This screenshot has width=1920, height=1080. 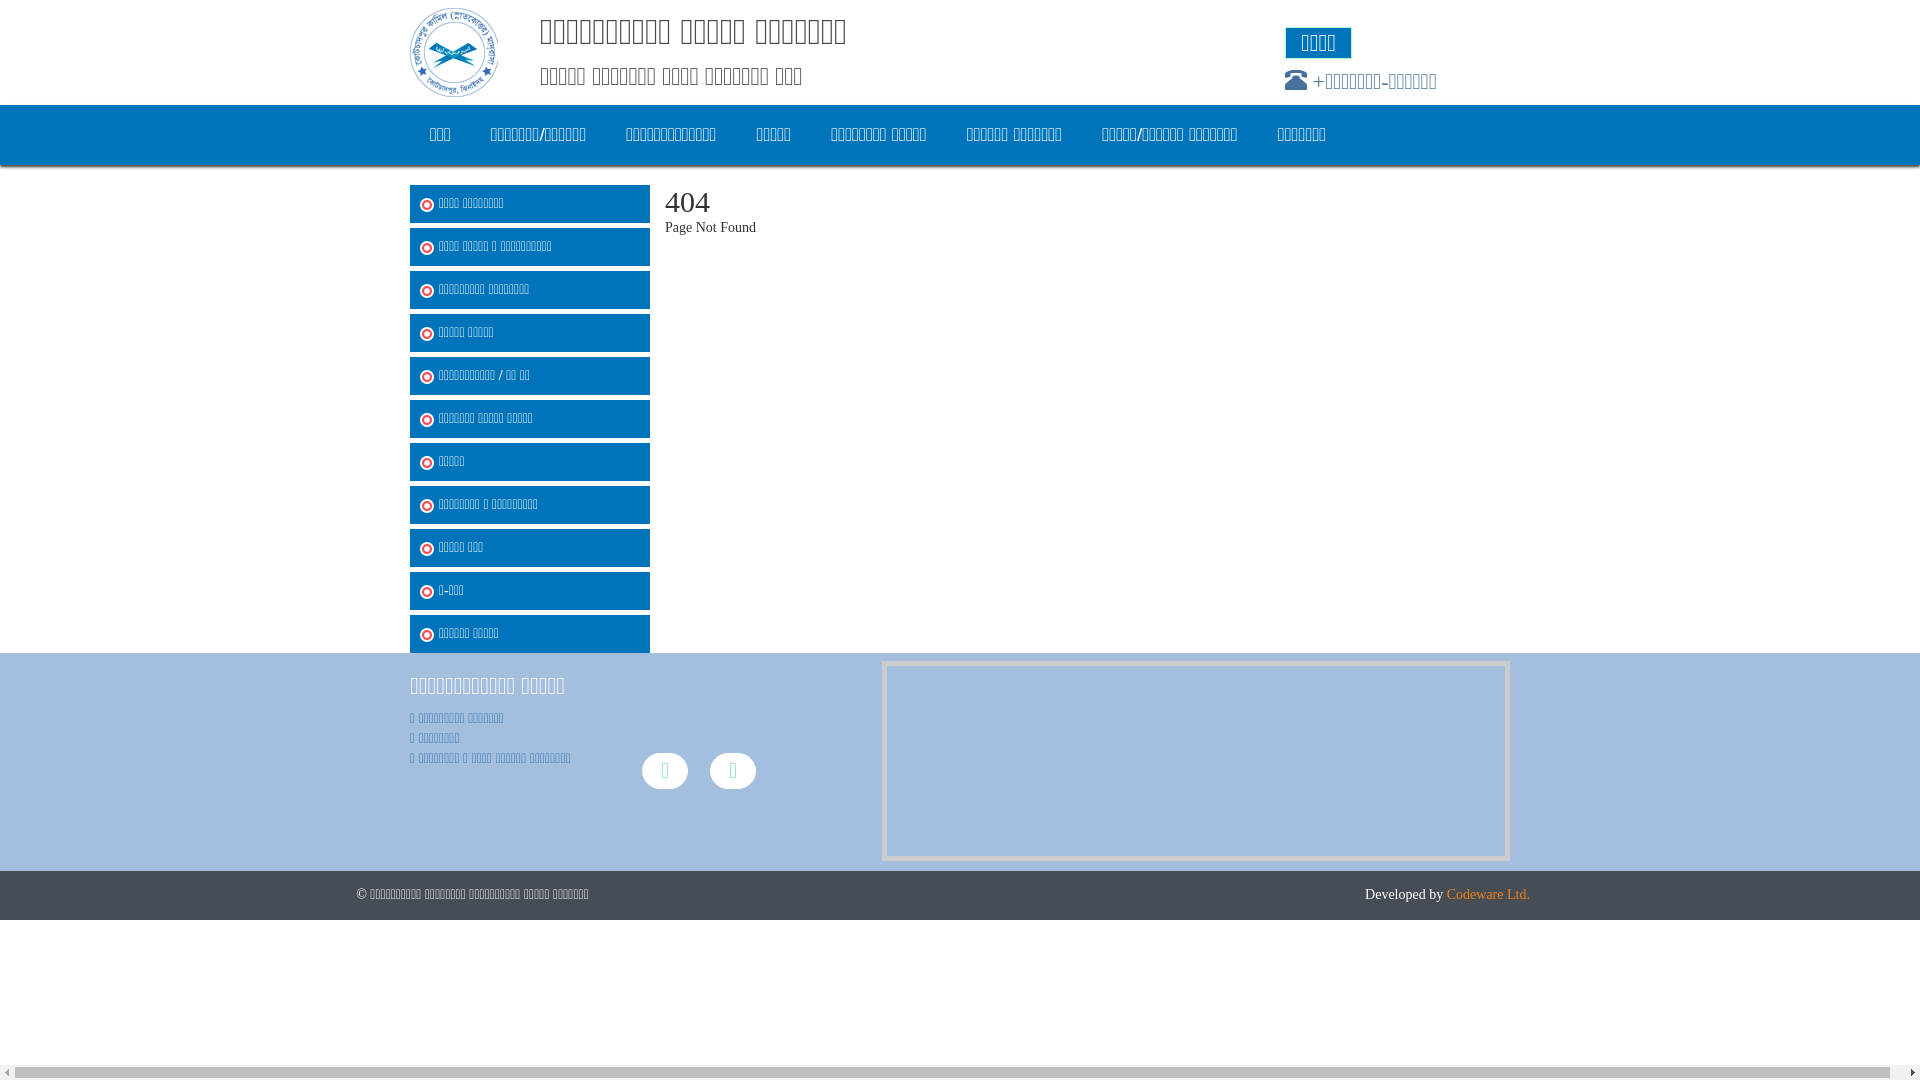 What do you see at coordinates (1488, 893) in the screenshot?
I see `'Codeware Ltd.'` at bounding box center [1488, 893].